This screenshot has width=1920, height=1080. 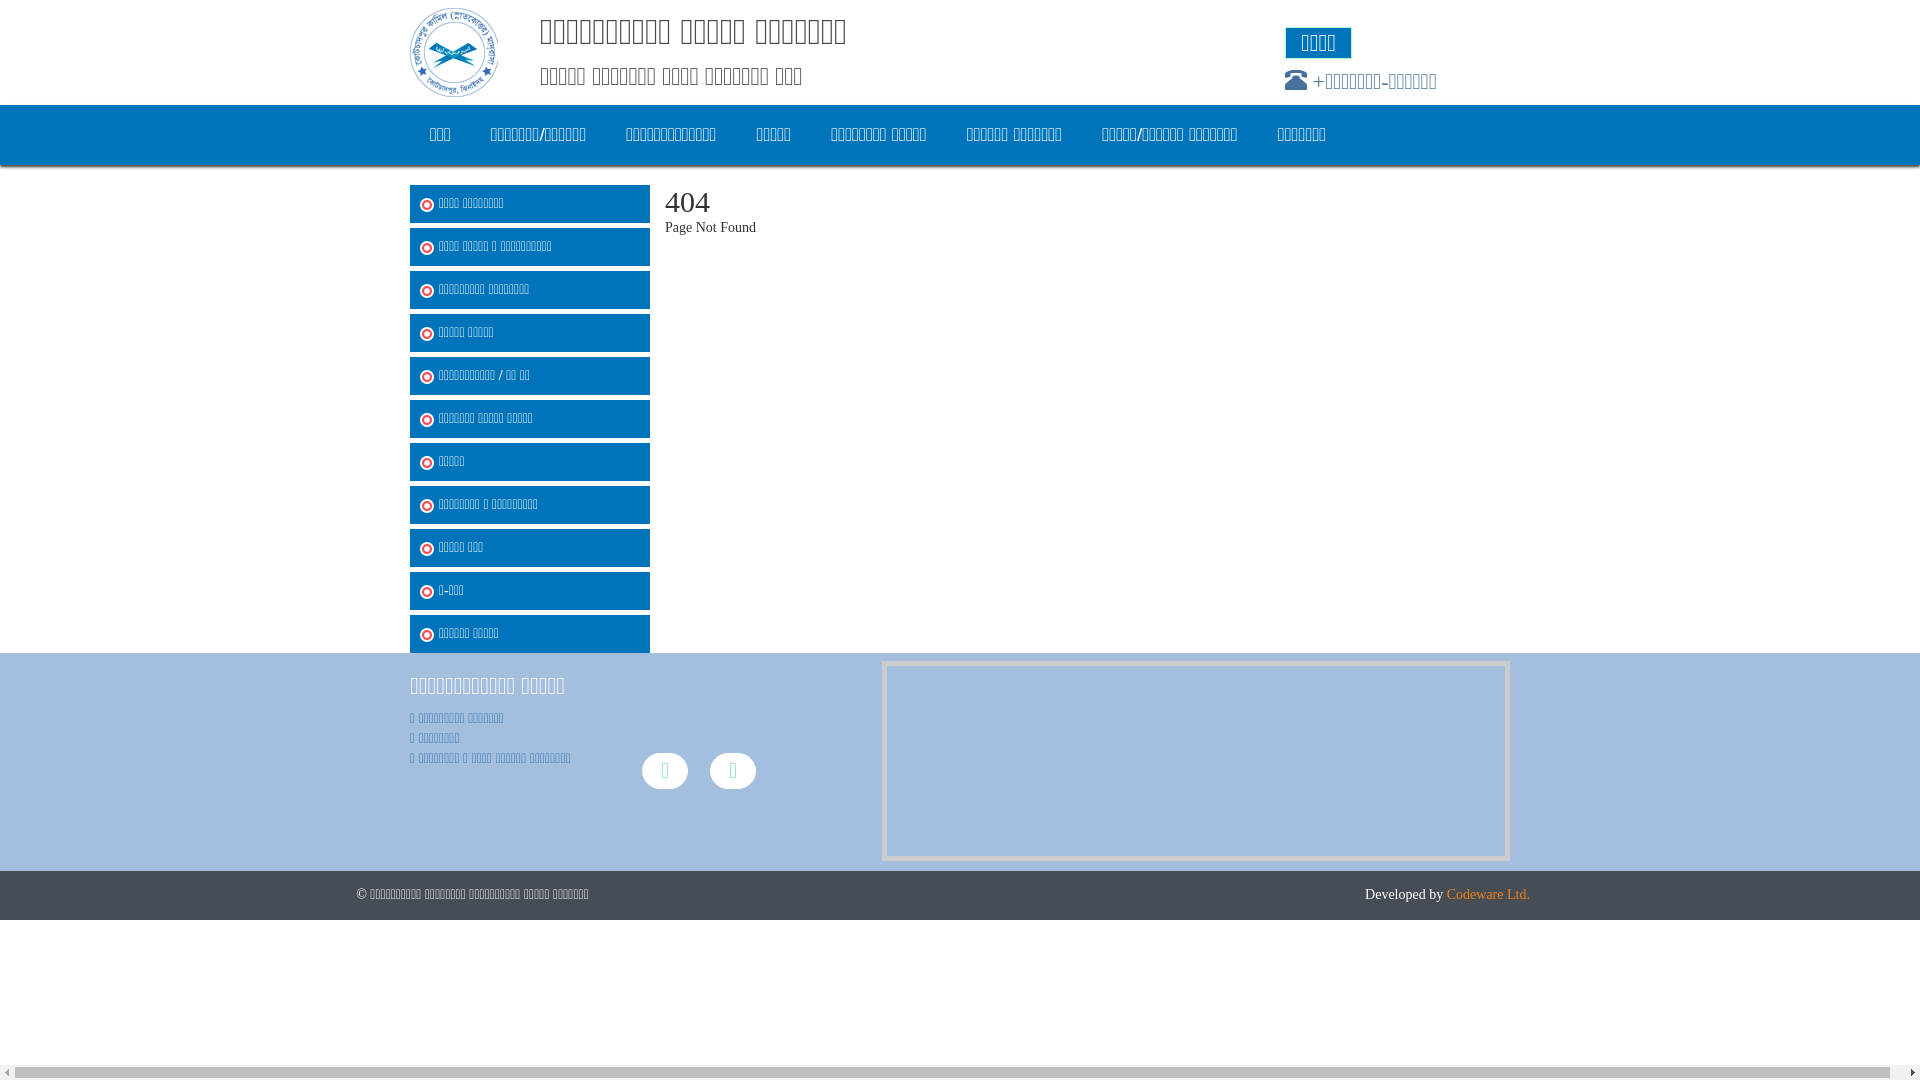 What do you see at coordinates (1488, 893) in the screenshot?
I see `'Codeware Ltd.'` at bounding box center [1488, 893].